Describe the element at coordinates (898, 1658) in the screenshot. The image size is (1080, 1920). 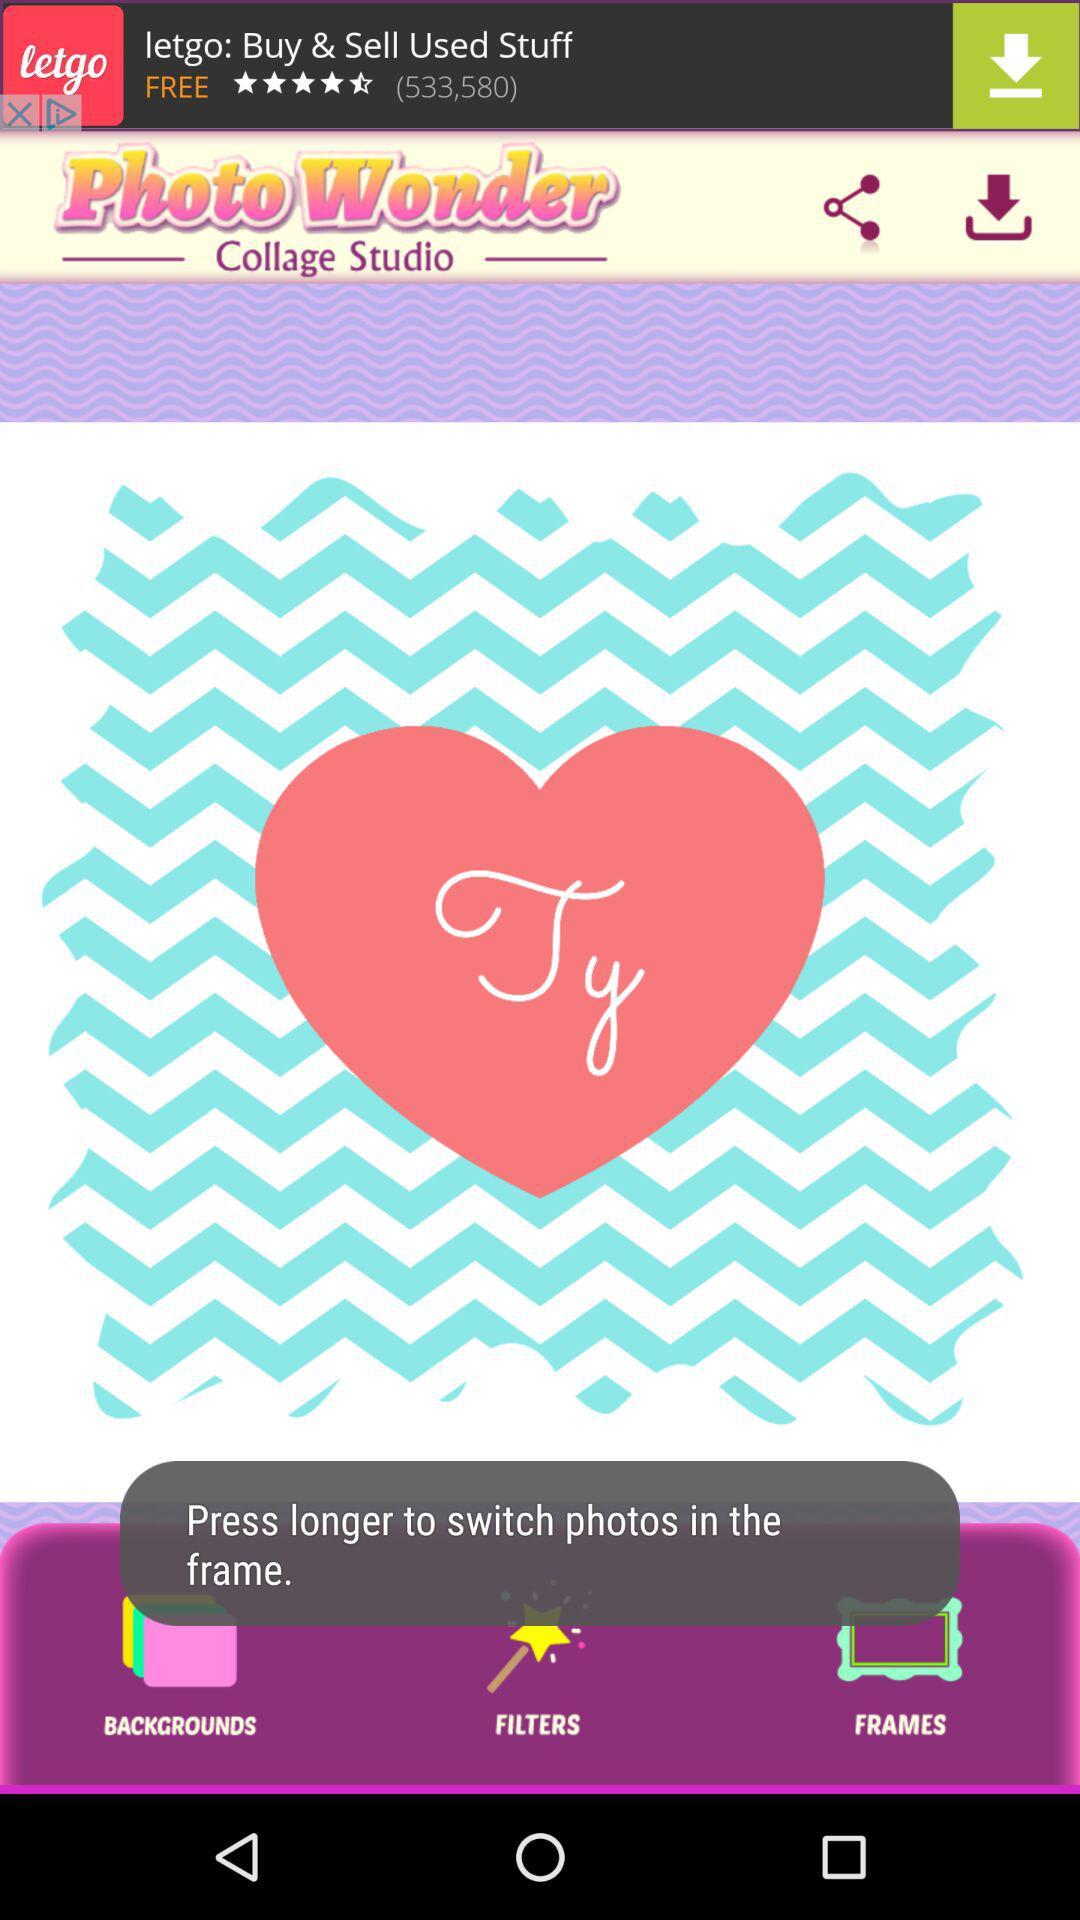
I see `a frame` at that location.